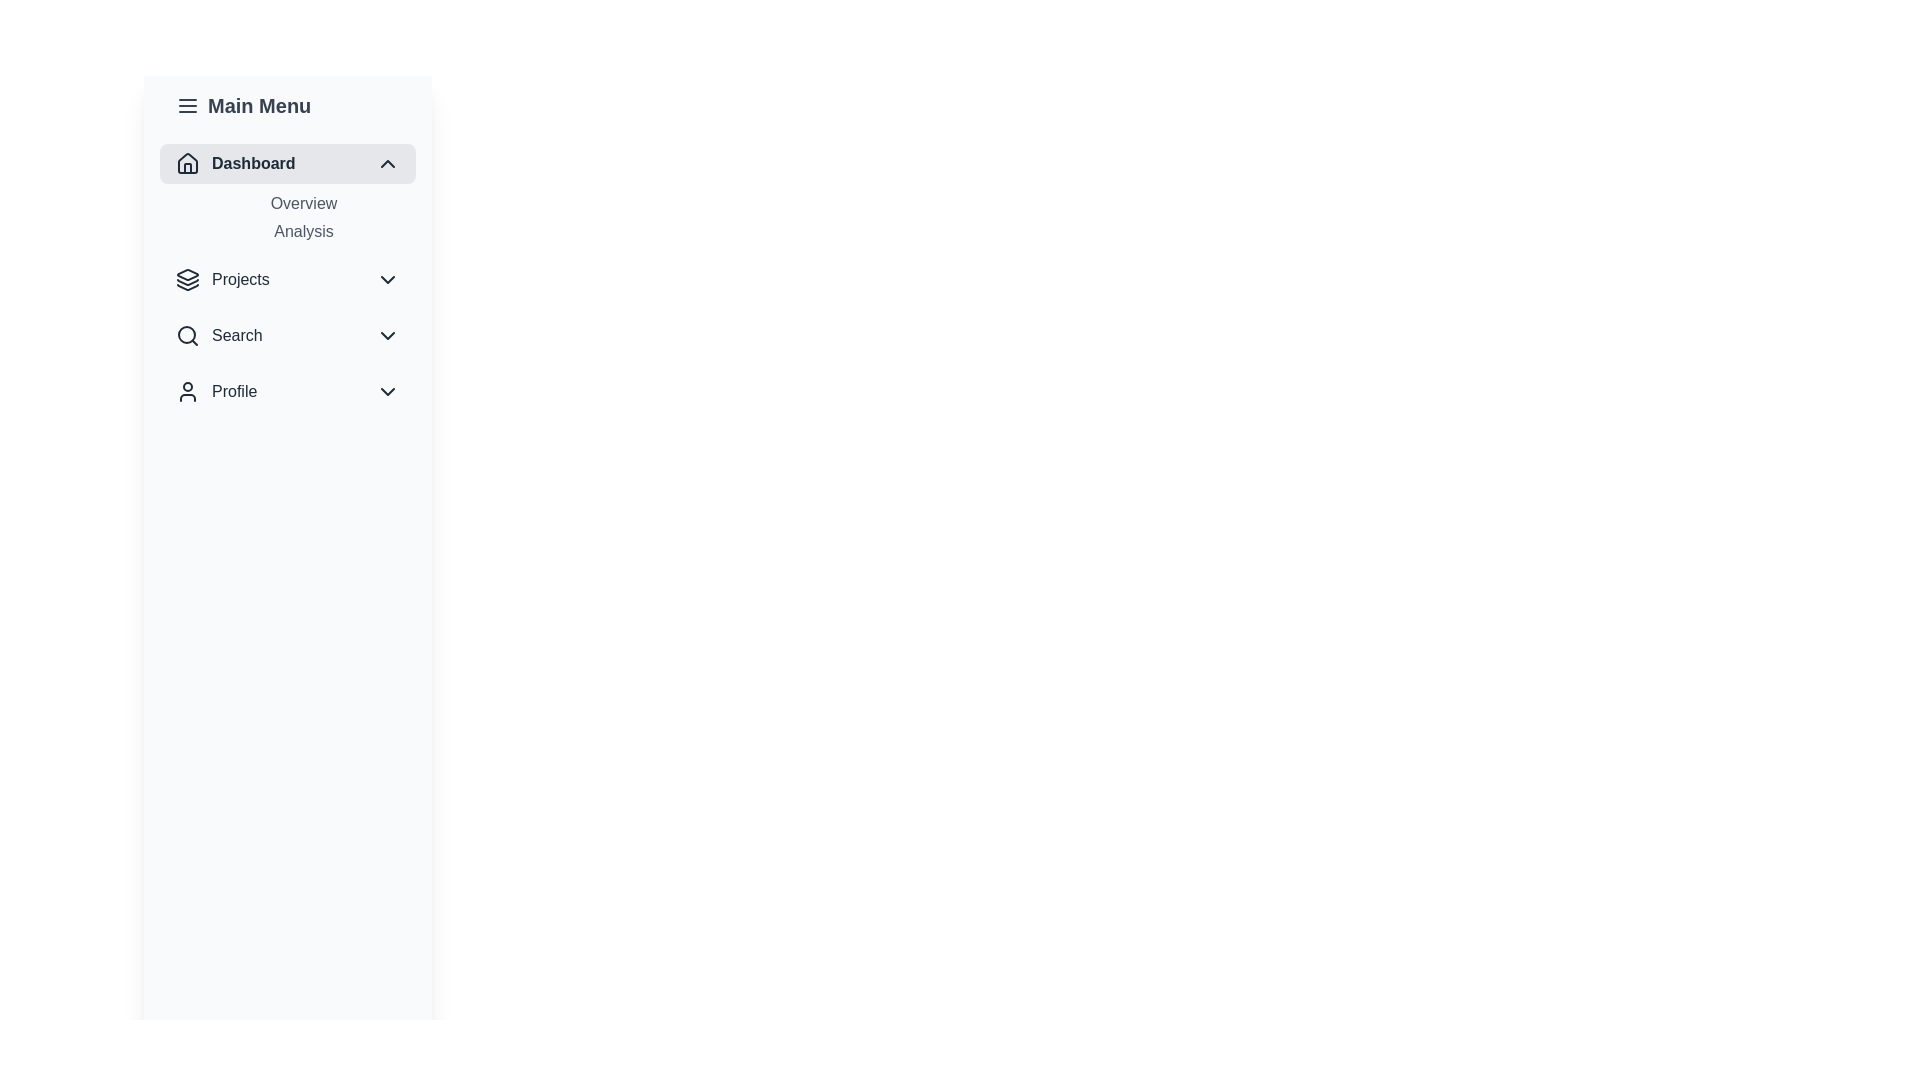 This screenshot has width=1920, height=1080. What do you see at coordinates (216, 392) in the screenshot?
I see `the profile settings menu item located in the left-hand navigation menu, positioned below the 'Search' section and above the 'Profile' dropdown icon` at bounding box center [216, 392].